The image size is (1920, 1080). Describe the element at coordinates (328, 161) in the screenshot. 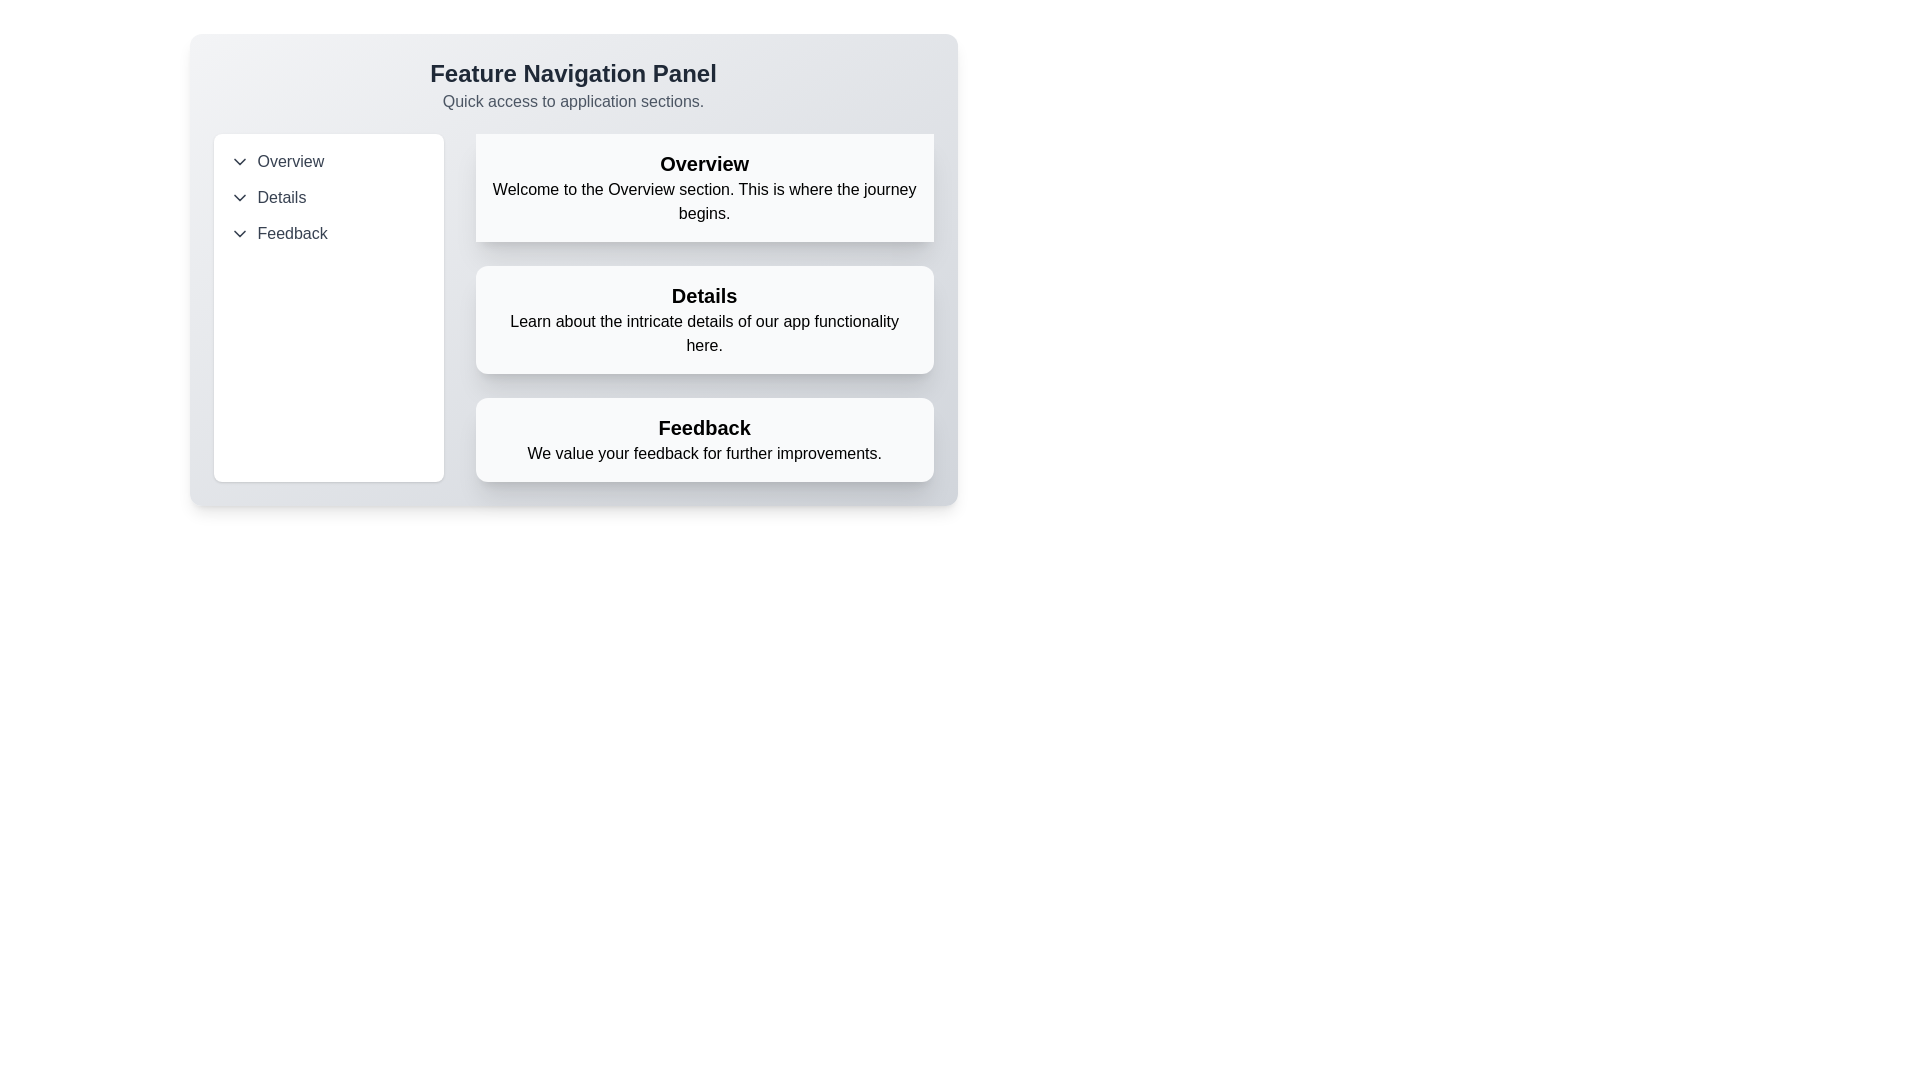

I see `the 'Overview' button in the navigation panel` at that location.